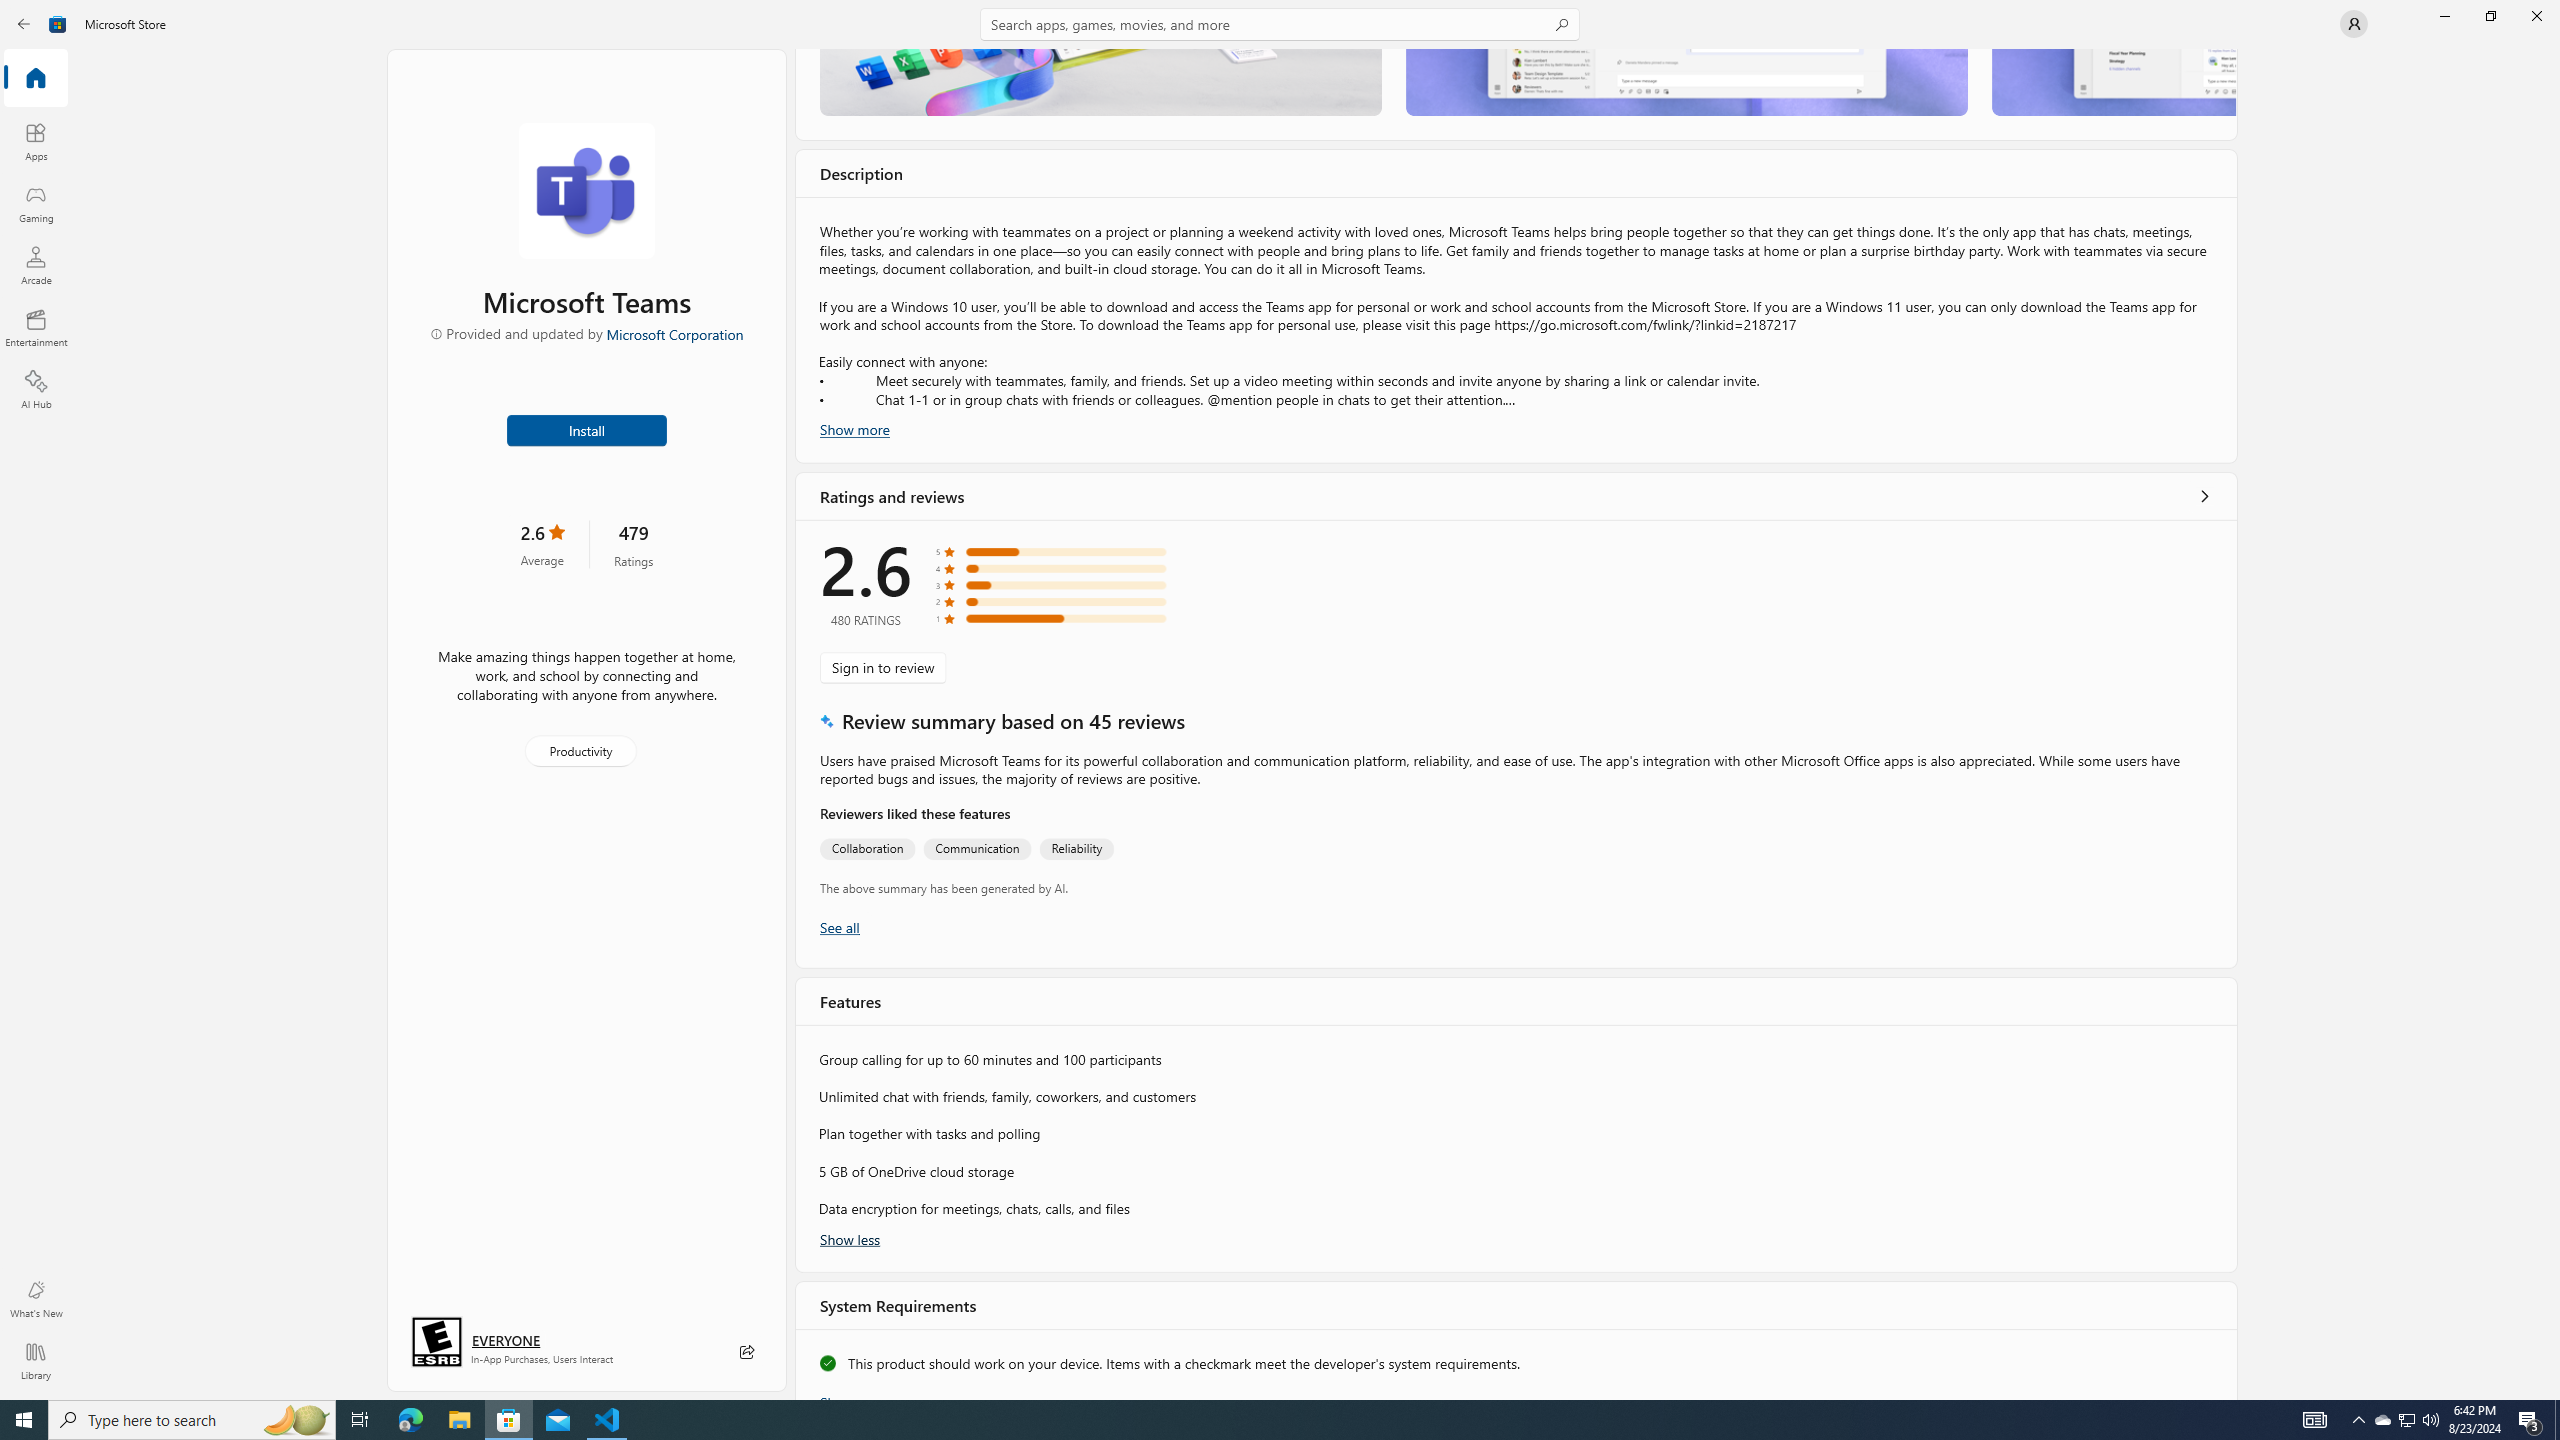  Describe the element at coordinates (746, 1351) in the screenshot. I see `'Share'` at that location.